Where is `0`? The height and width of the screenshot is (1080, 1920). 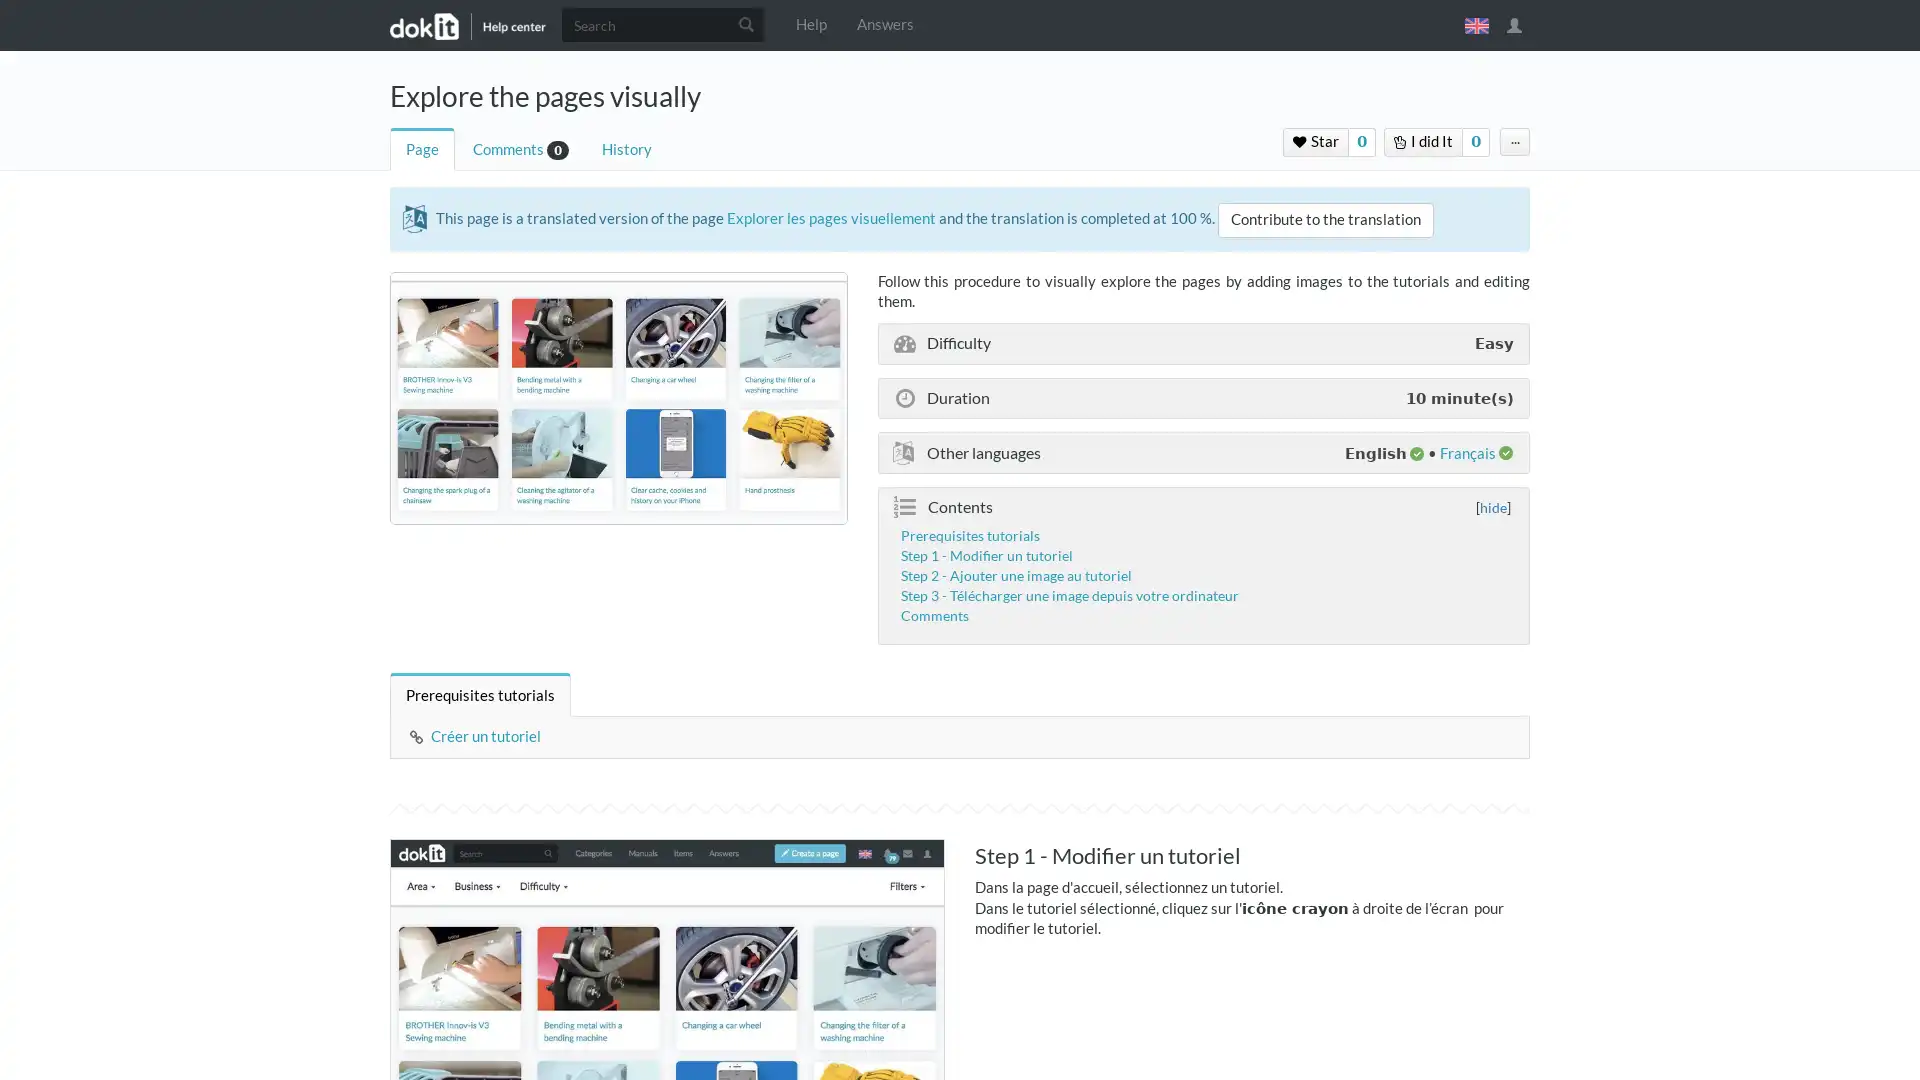 0 is located at coordinates (1361, 141).